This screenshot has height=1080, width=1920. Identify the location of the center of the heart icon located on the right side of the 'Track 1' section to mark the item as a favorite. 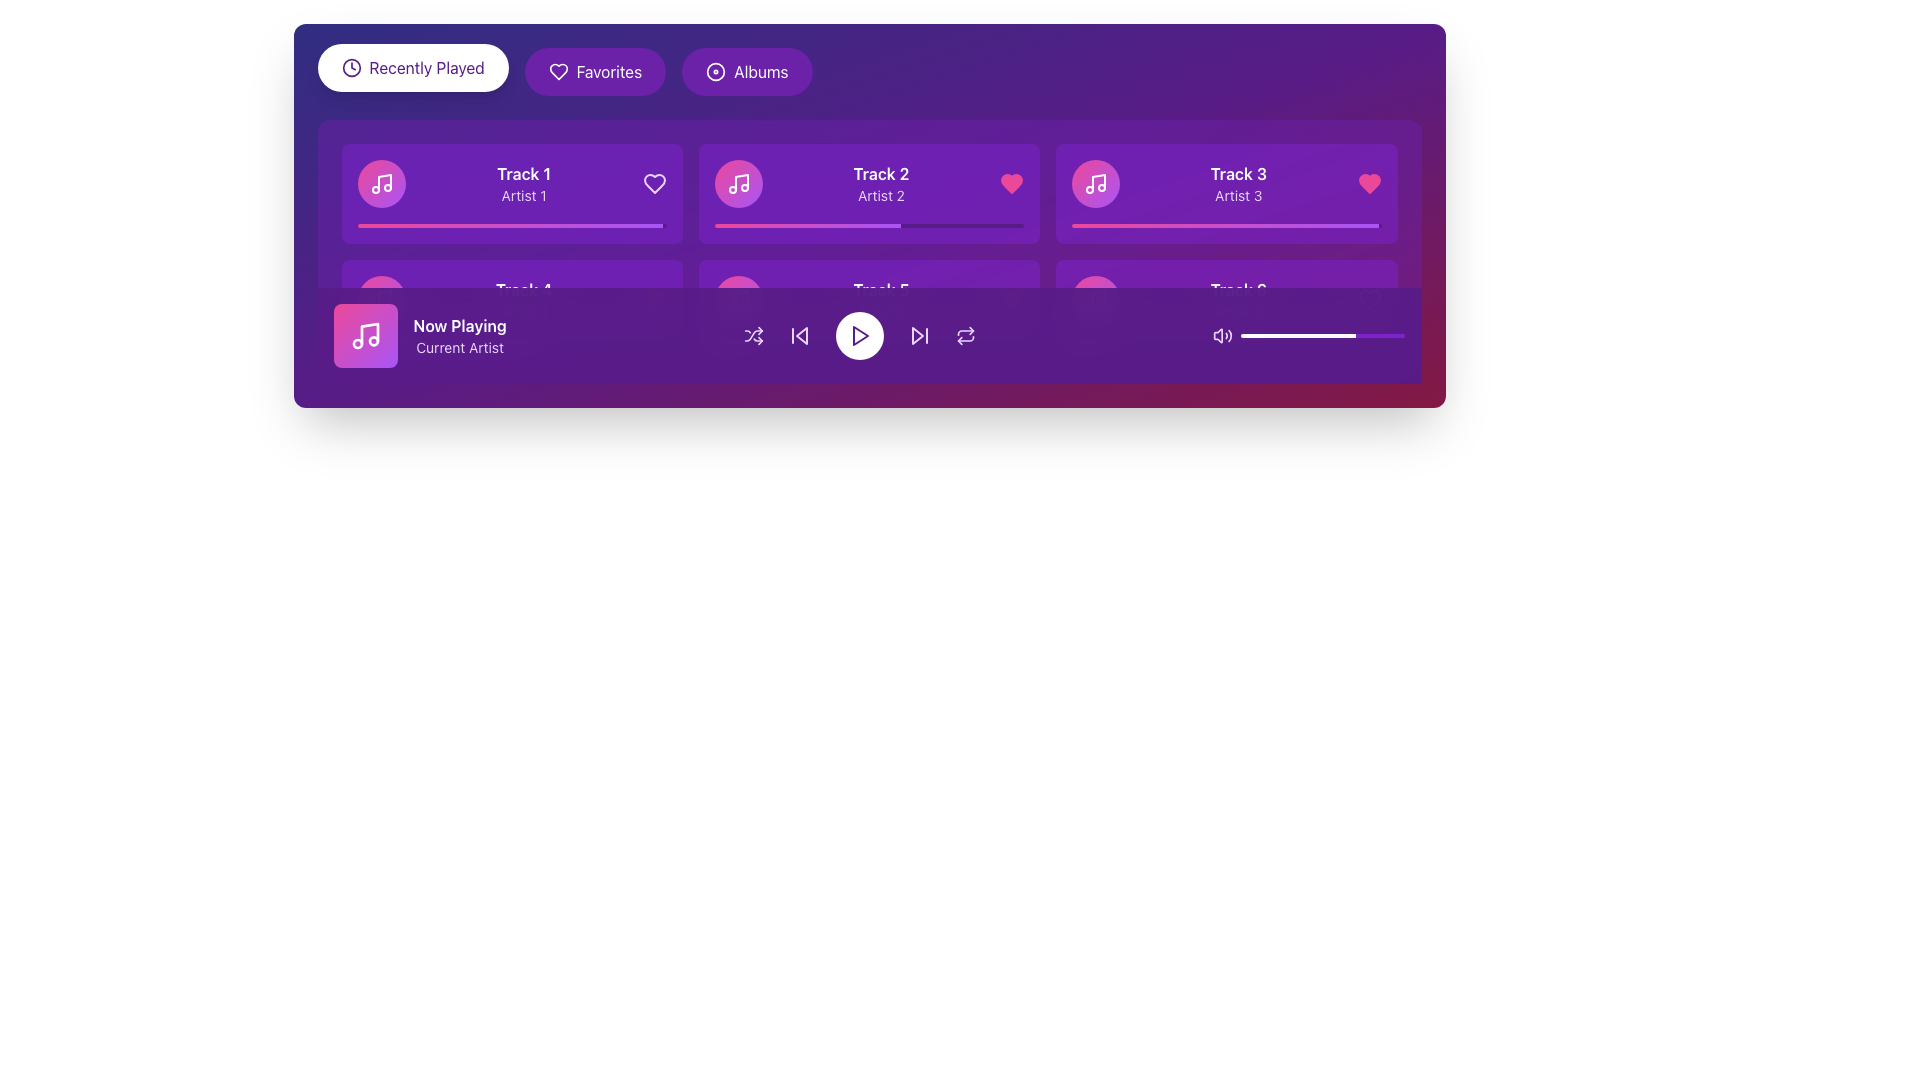
(654, 184).